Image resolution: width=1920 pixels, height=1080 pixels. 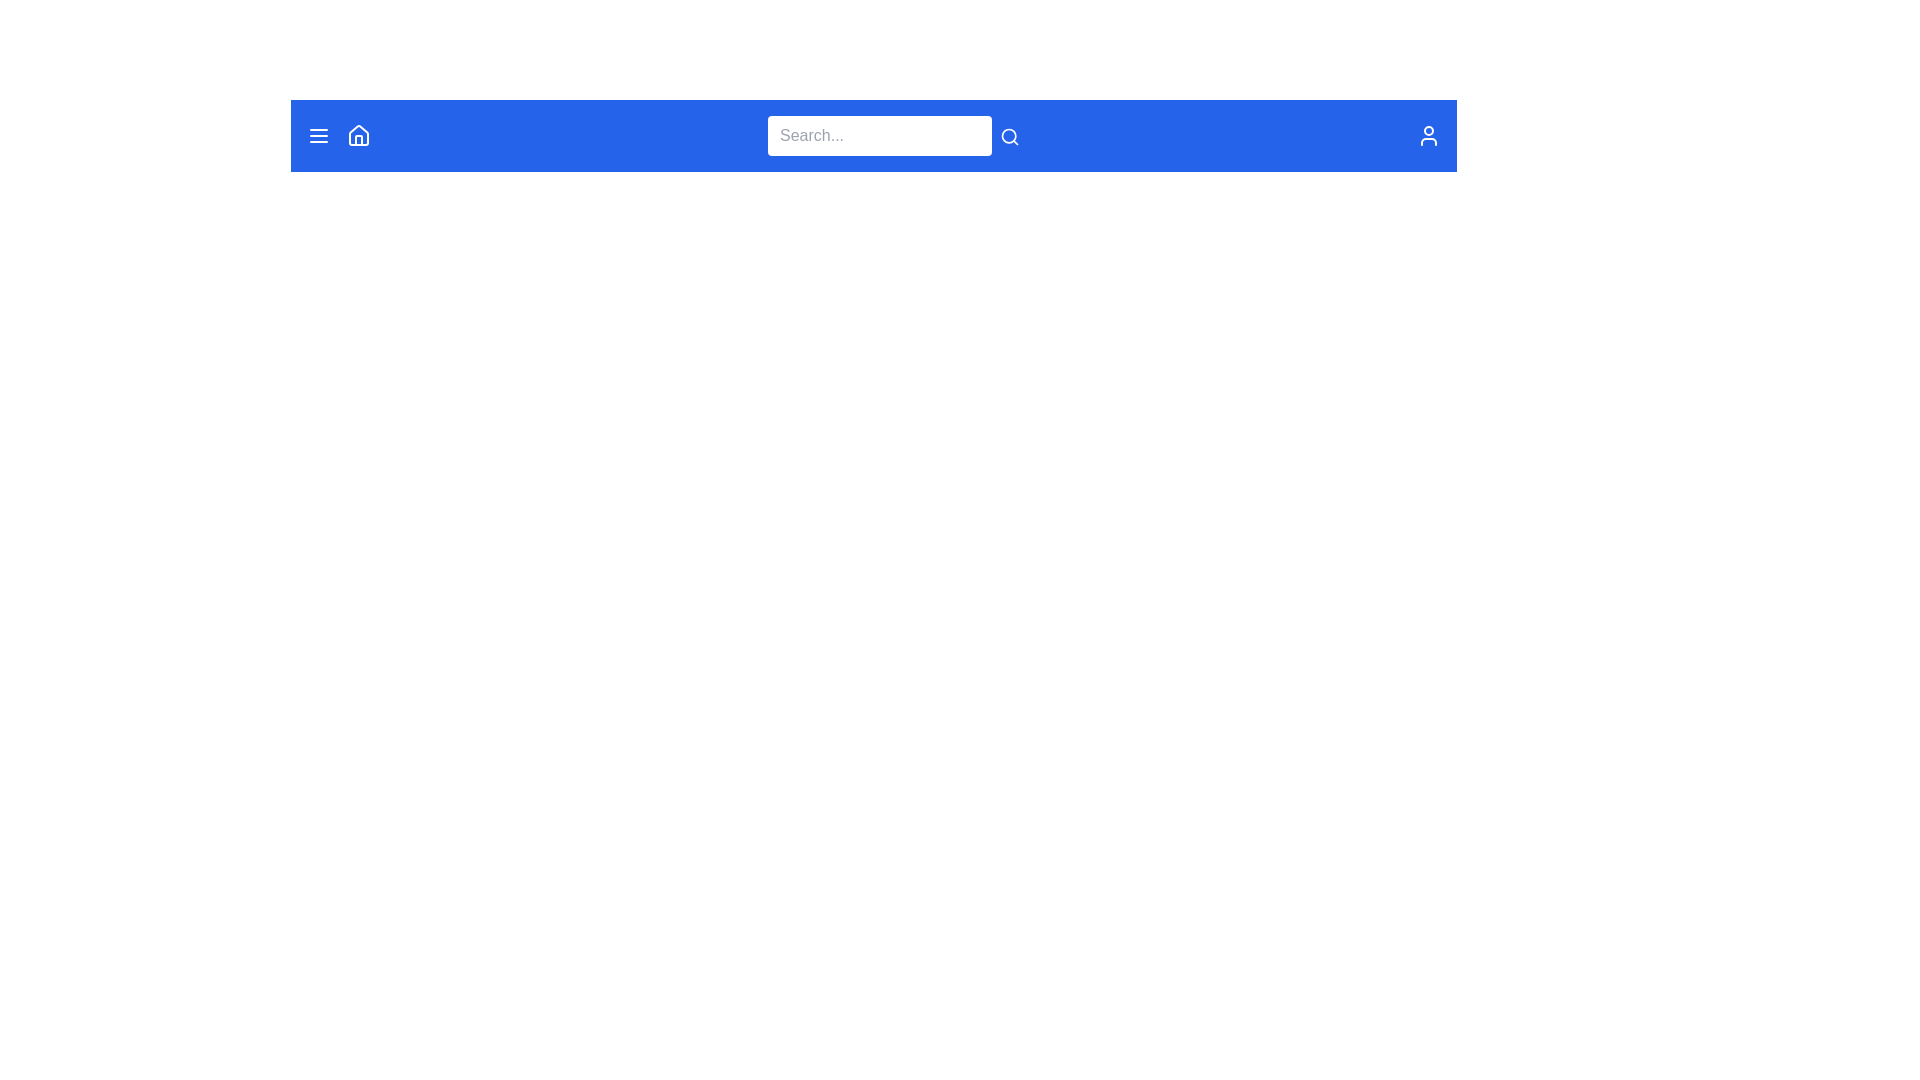 What do you see at coordinates (317, 135) in the screenshot?
I see `the Menu Icon located on the leftmost side of the top navigation bar` at bounding box center [317, 135].